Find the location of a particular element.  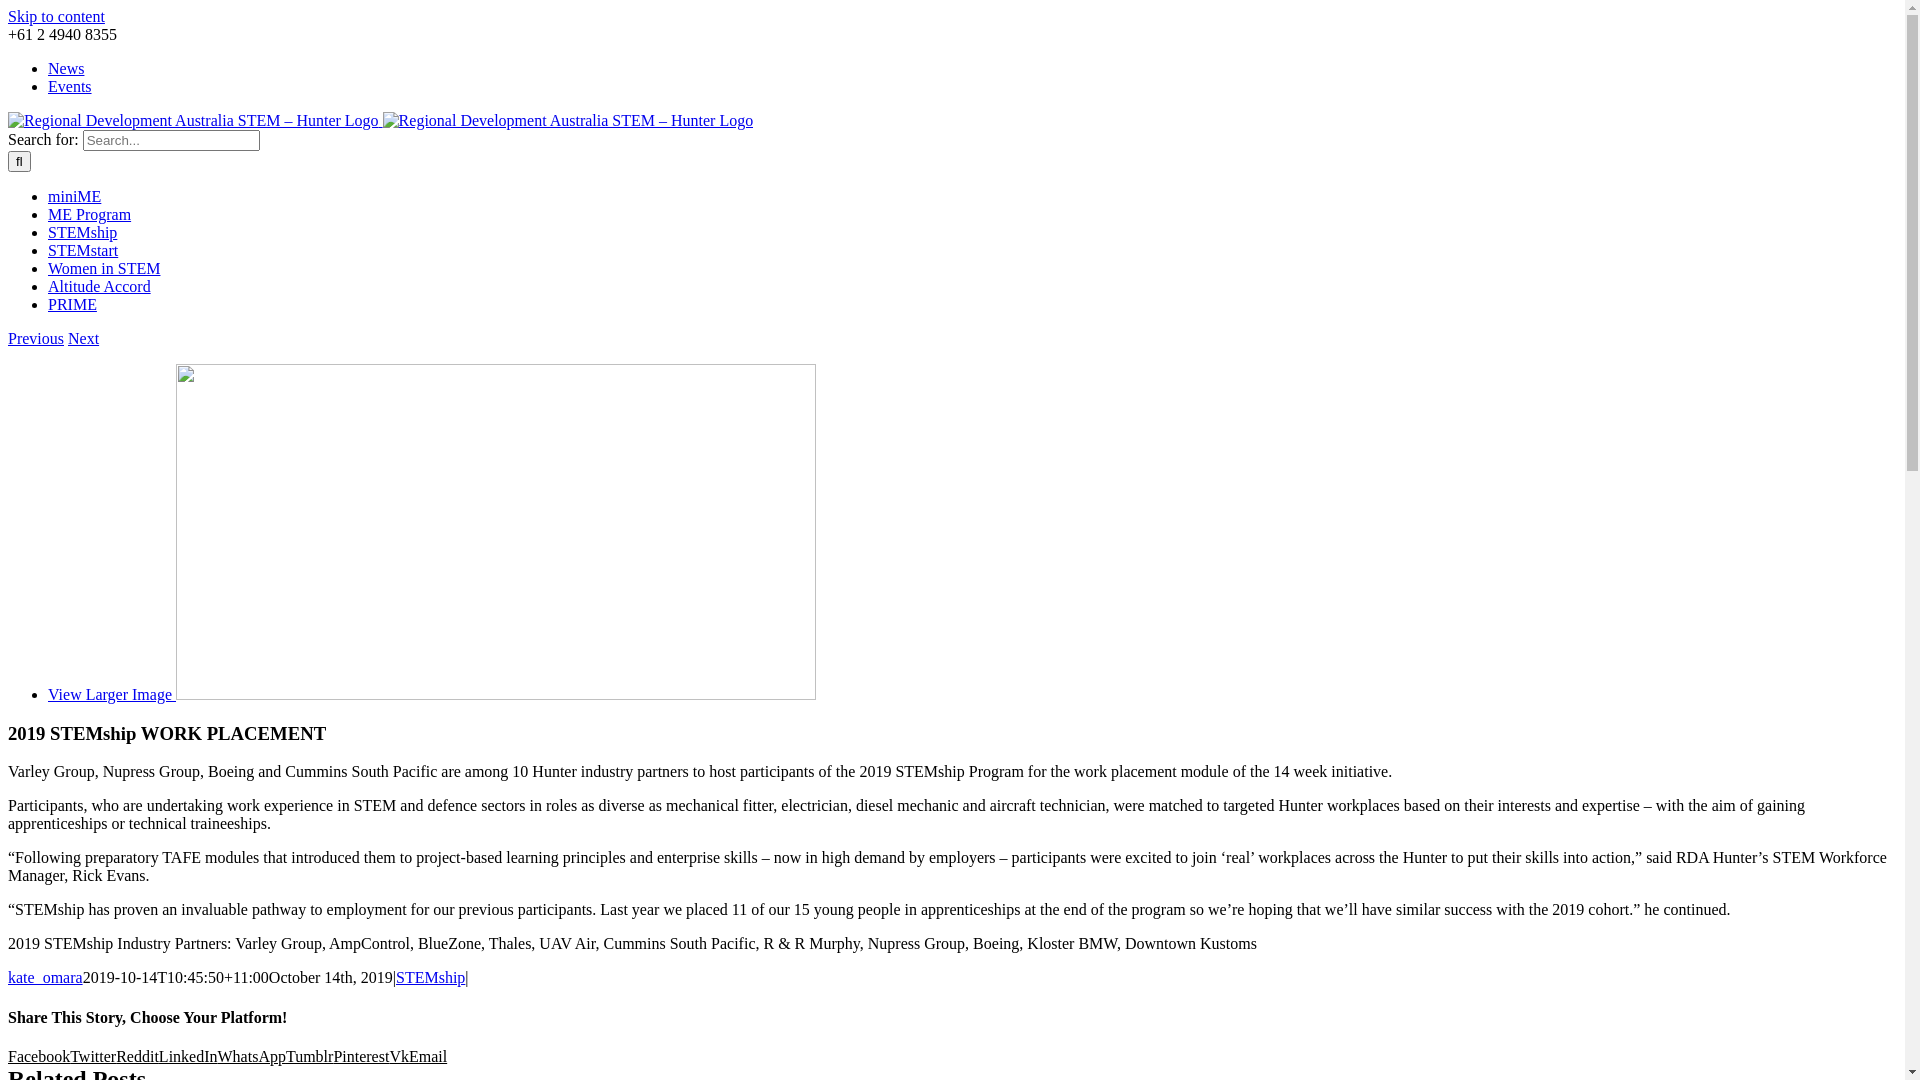

'Skip to content' is located at coordinates (56, 16).